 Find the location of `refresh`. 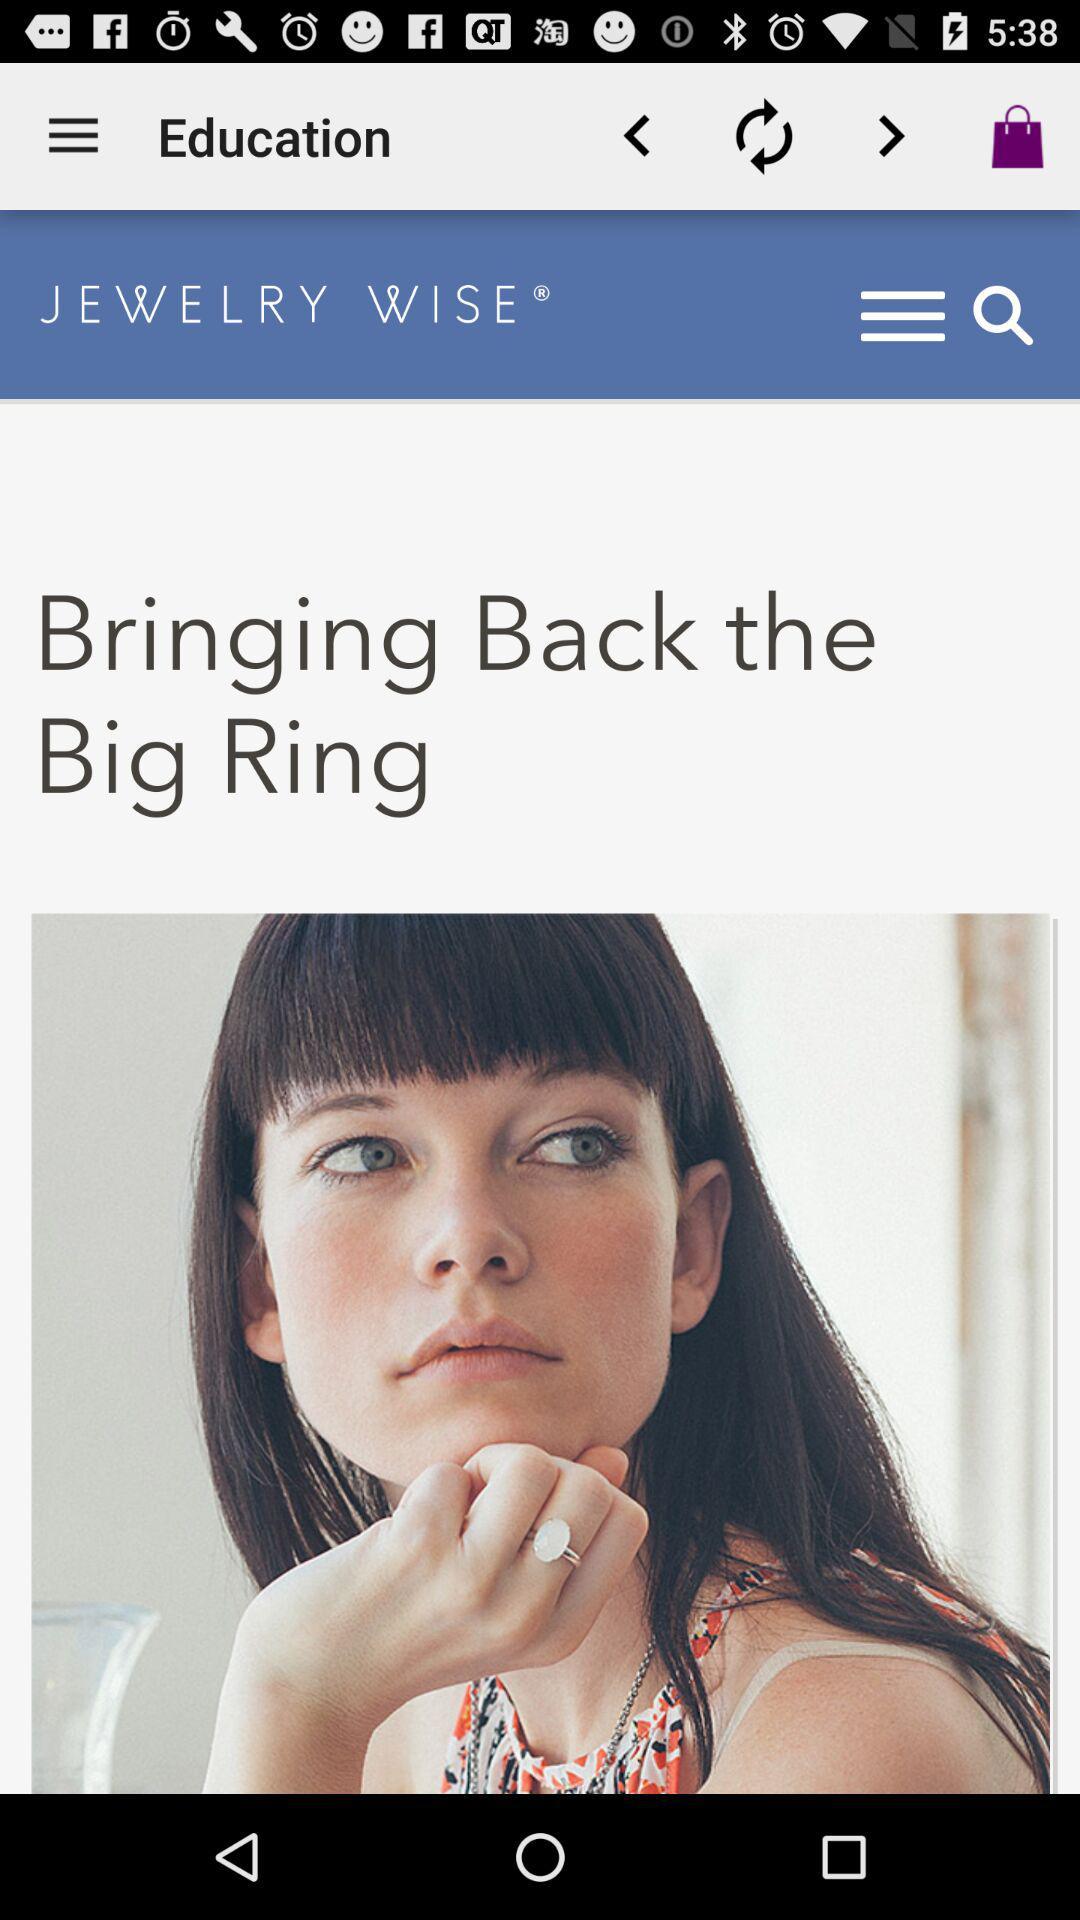

refresh is located at coordinates (764, 135).